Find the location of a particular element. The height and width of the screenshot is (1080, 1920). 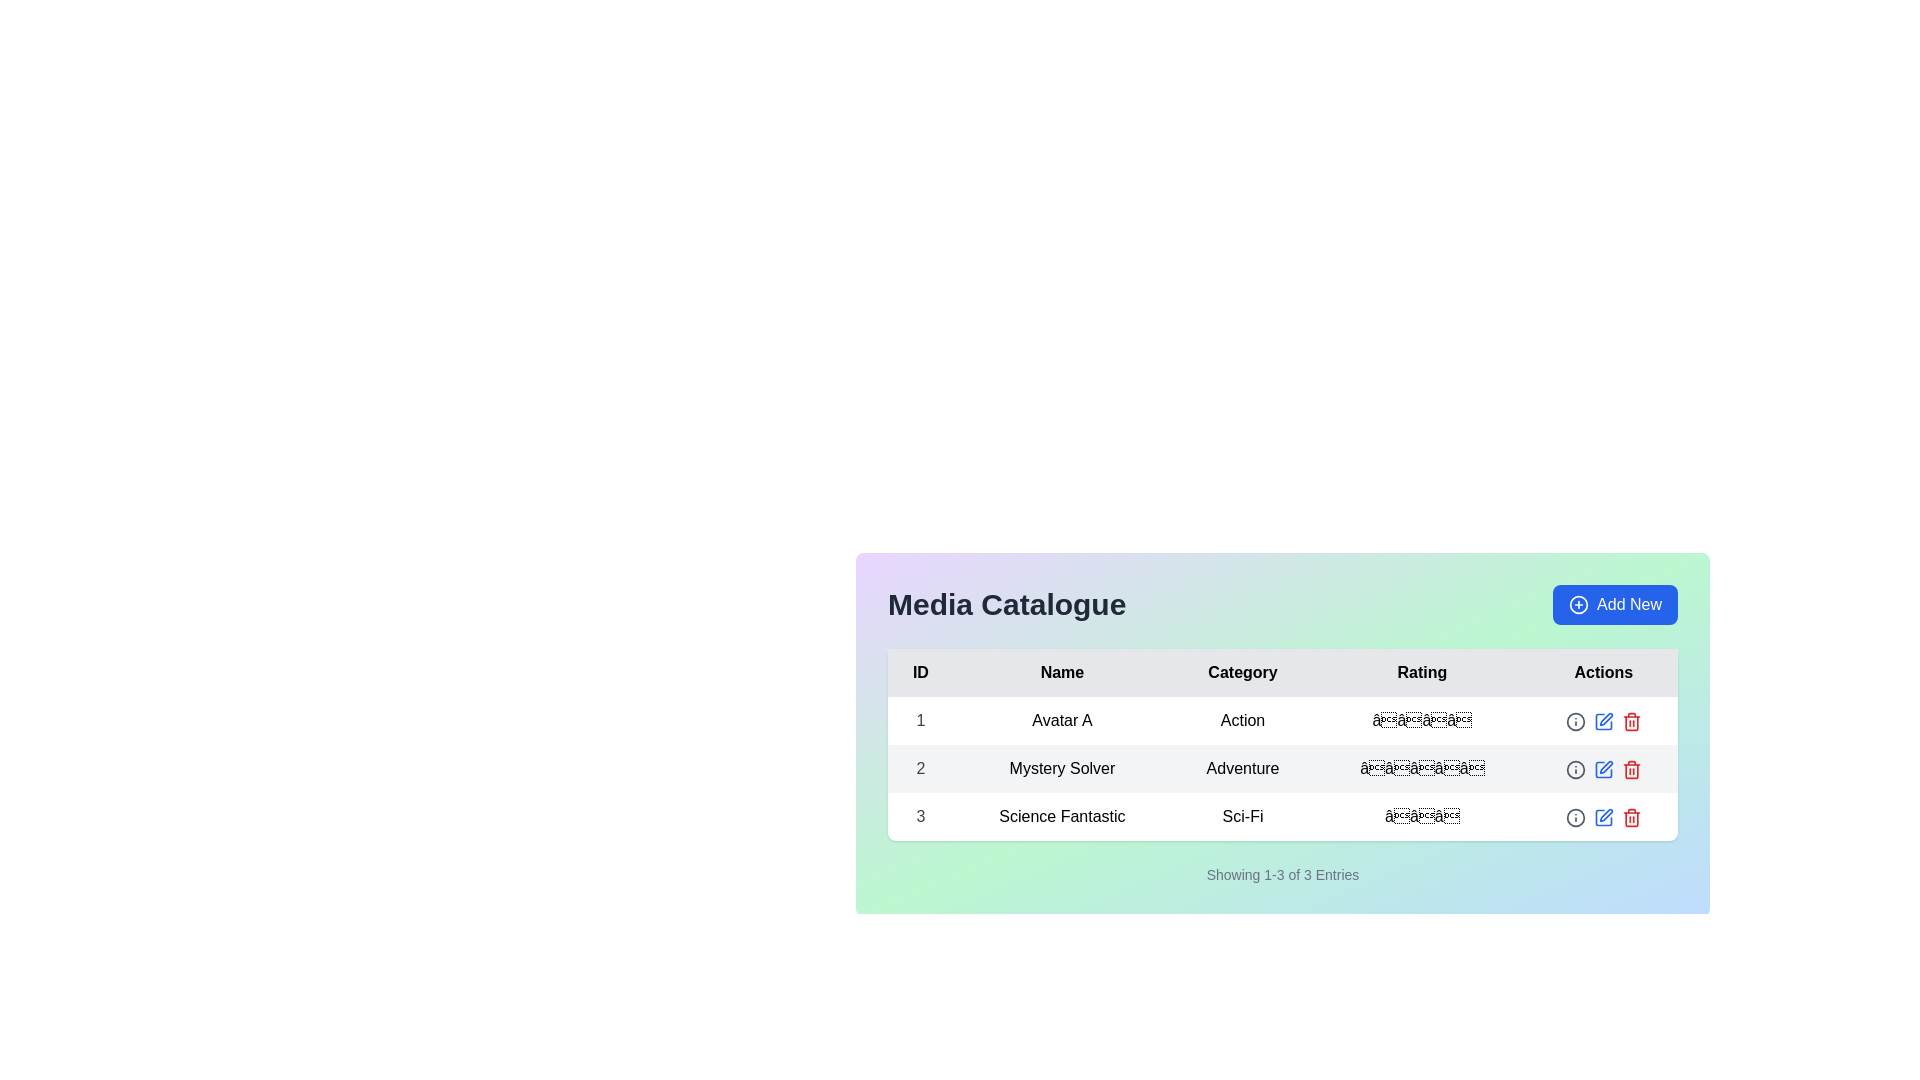

the circular graphic within the SVG icon, which has a thin black stroke and no fill, located in the 'Actions' column of the first row in the visible table, adjacent to the 'Rating' column is located at coordinates (1574, 721).